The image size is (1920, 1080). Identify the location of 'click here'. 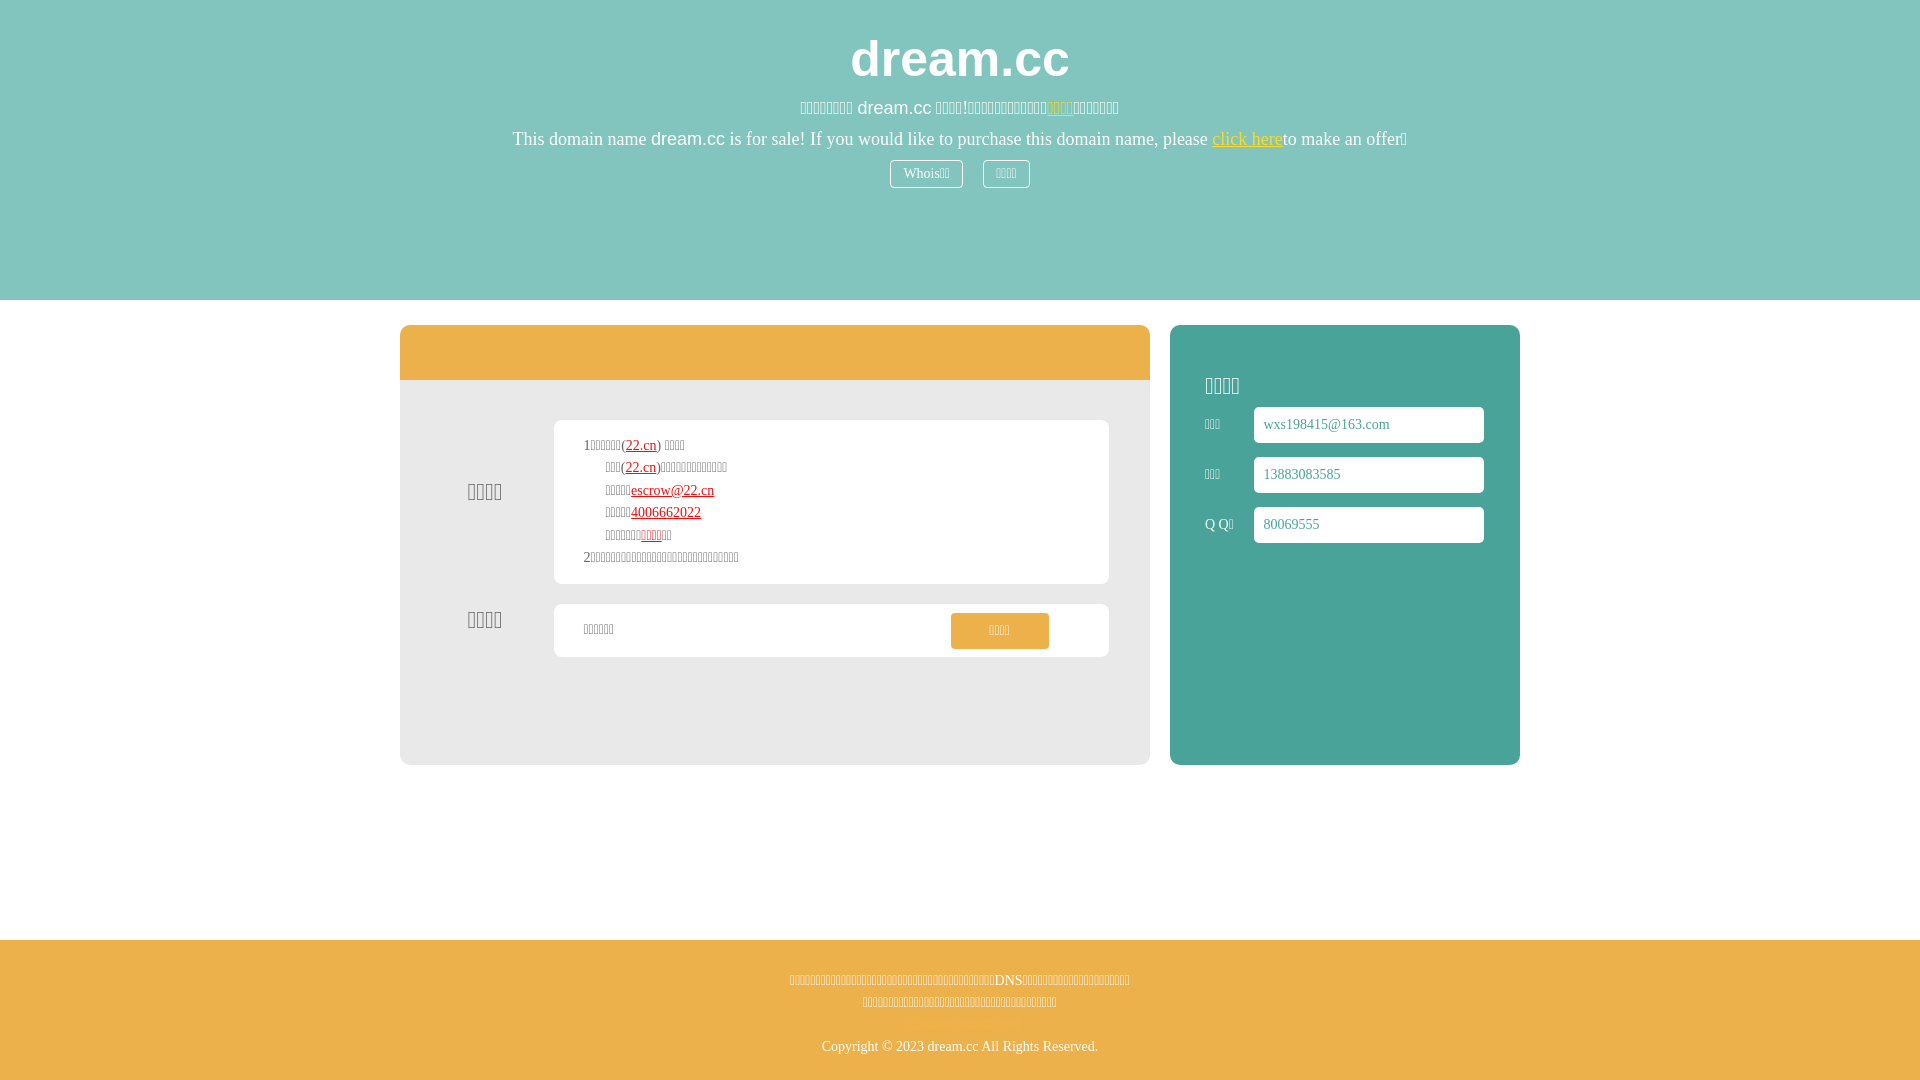
(1246, 137).